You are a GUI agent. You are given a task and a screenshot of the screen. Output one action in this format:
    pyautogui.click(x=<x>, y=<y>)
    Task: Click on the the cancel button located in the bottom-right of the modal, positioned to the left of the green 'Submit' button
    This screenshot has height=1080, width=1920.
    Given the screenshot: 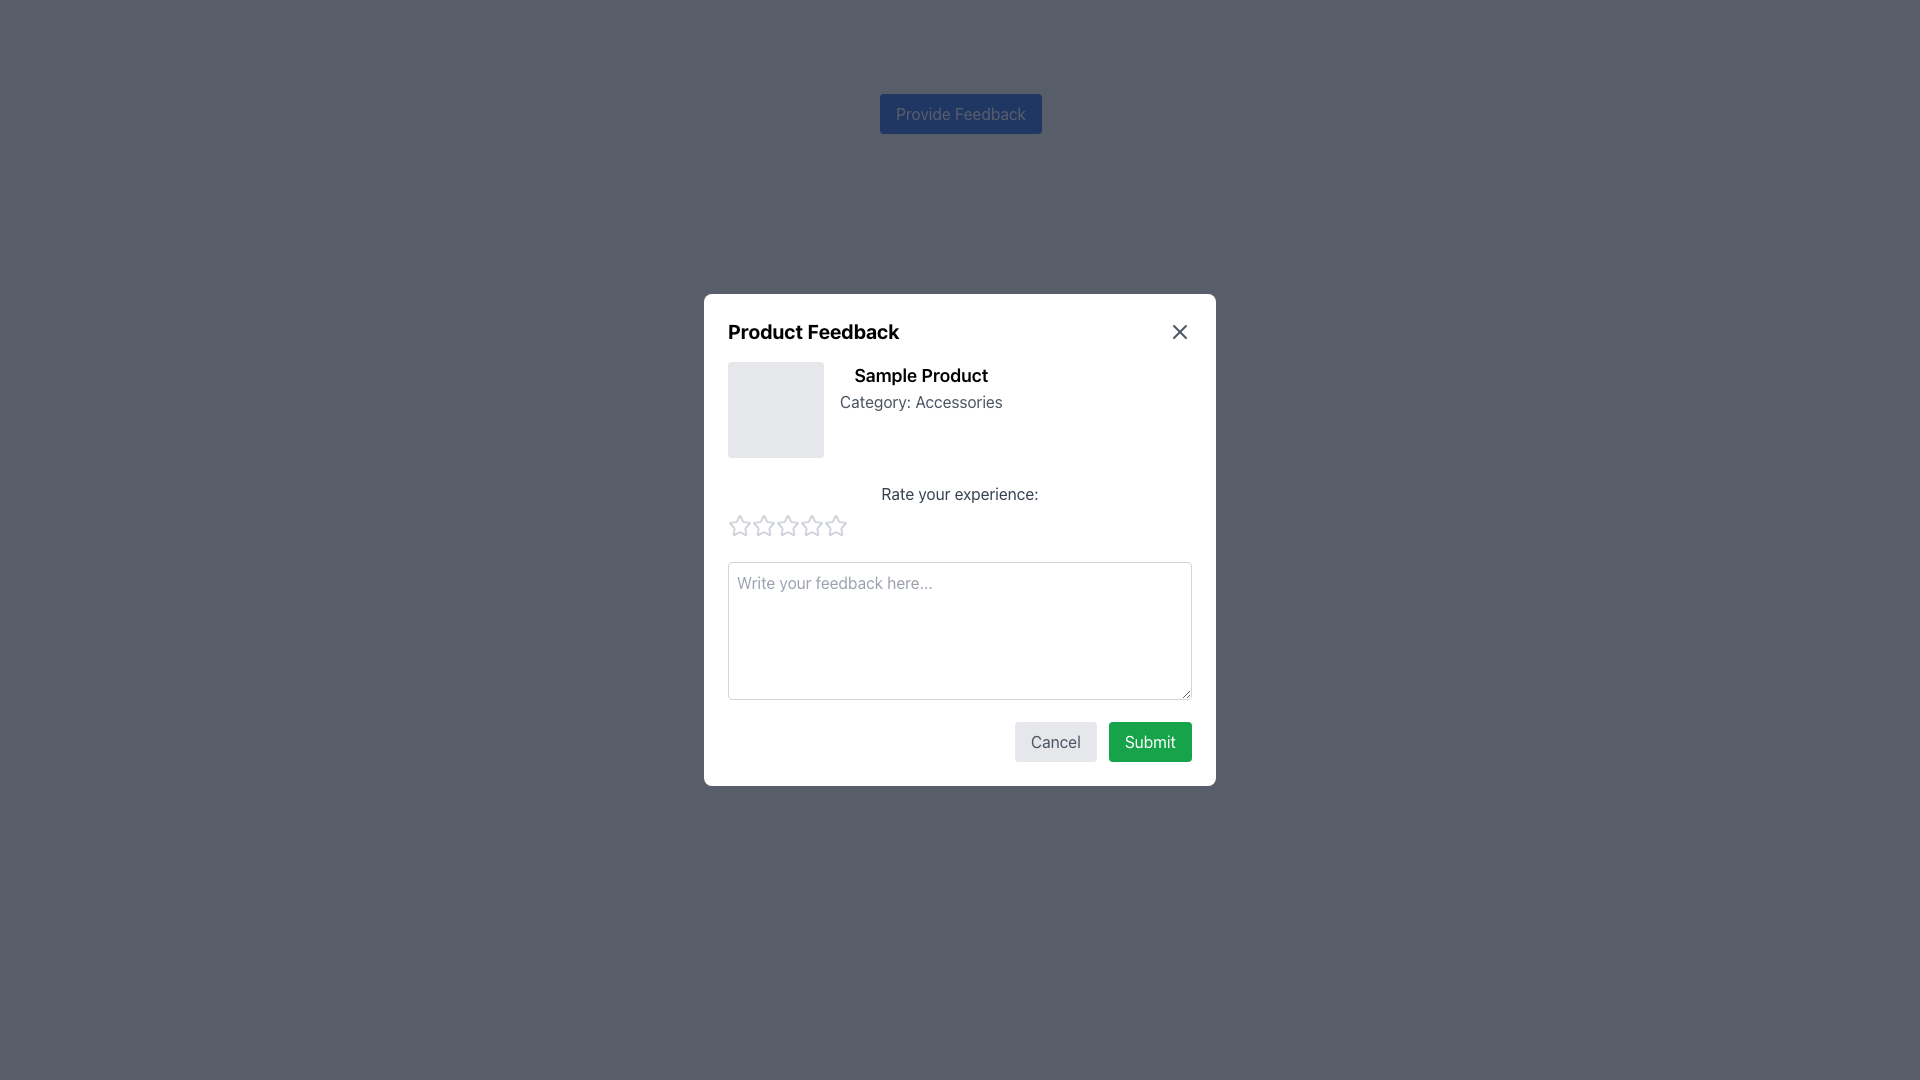 What is the action you would take?
    pyautogui.click(x=1054, y=741)
    